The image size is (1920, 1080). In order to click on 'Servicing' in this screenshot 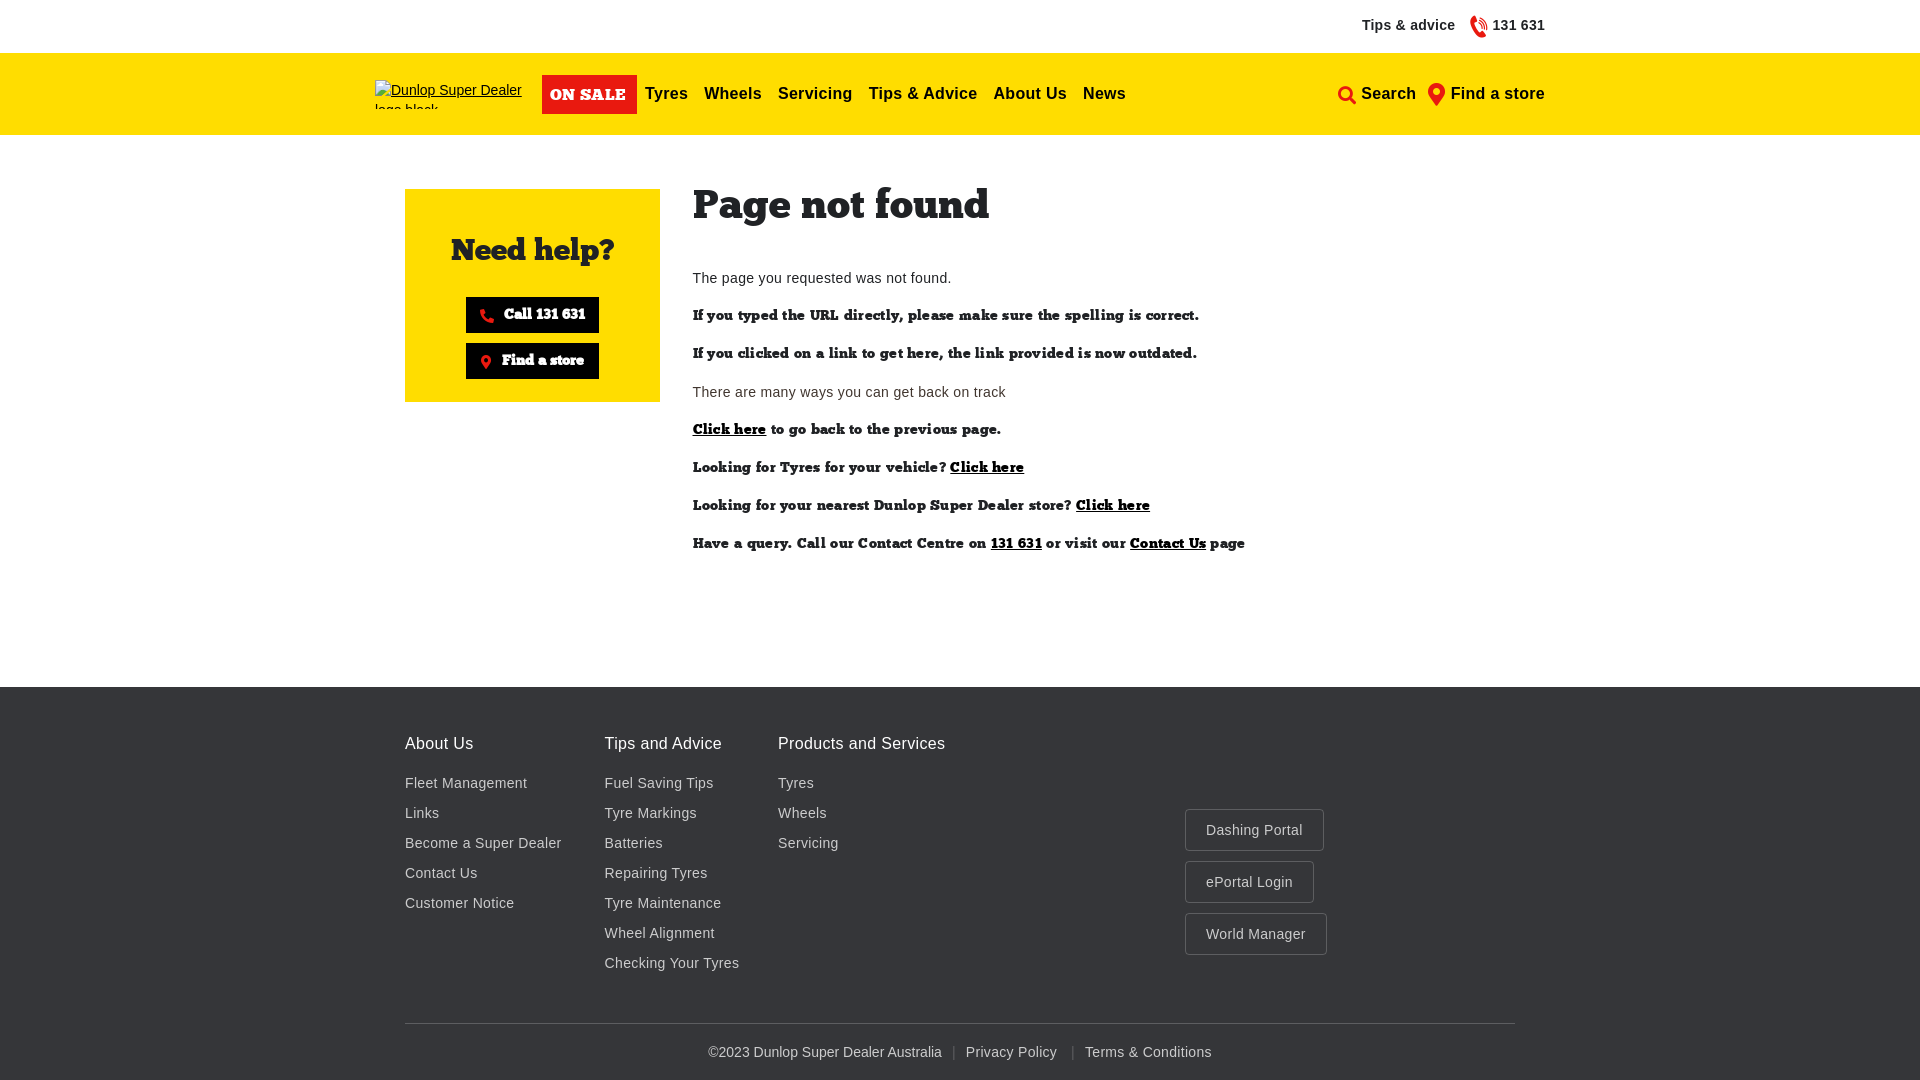, I will do `click(815, 93)`.